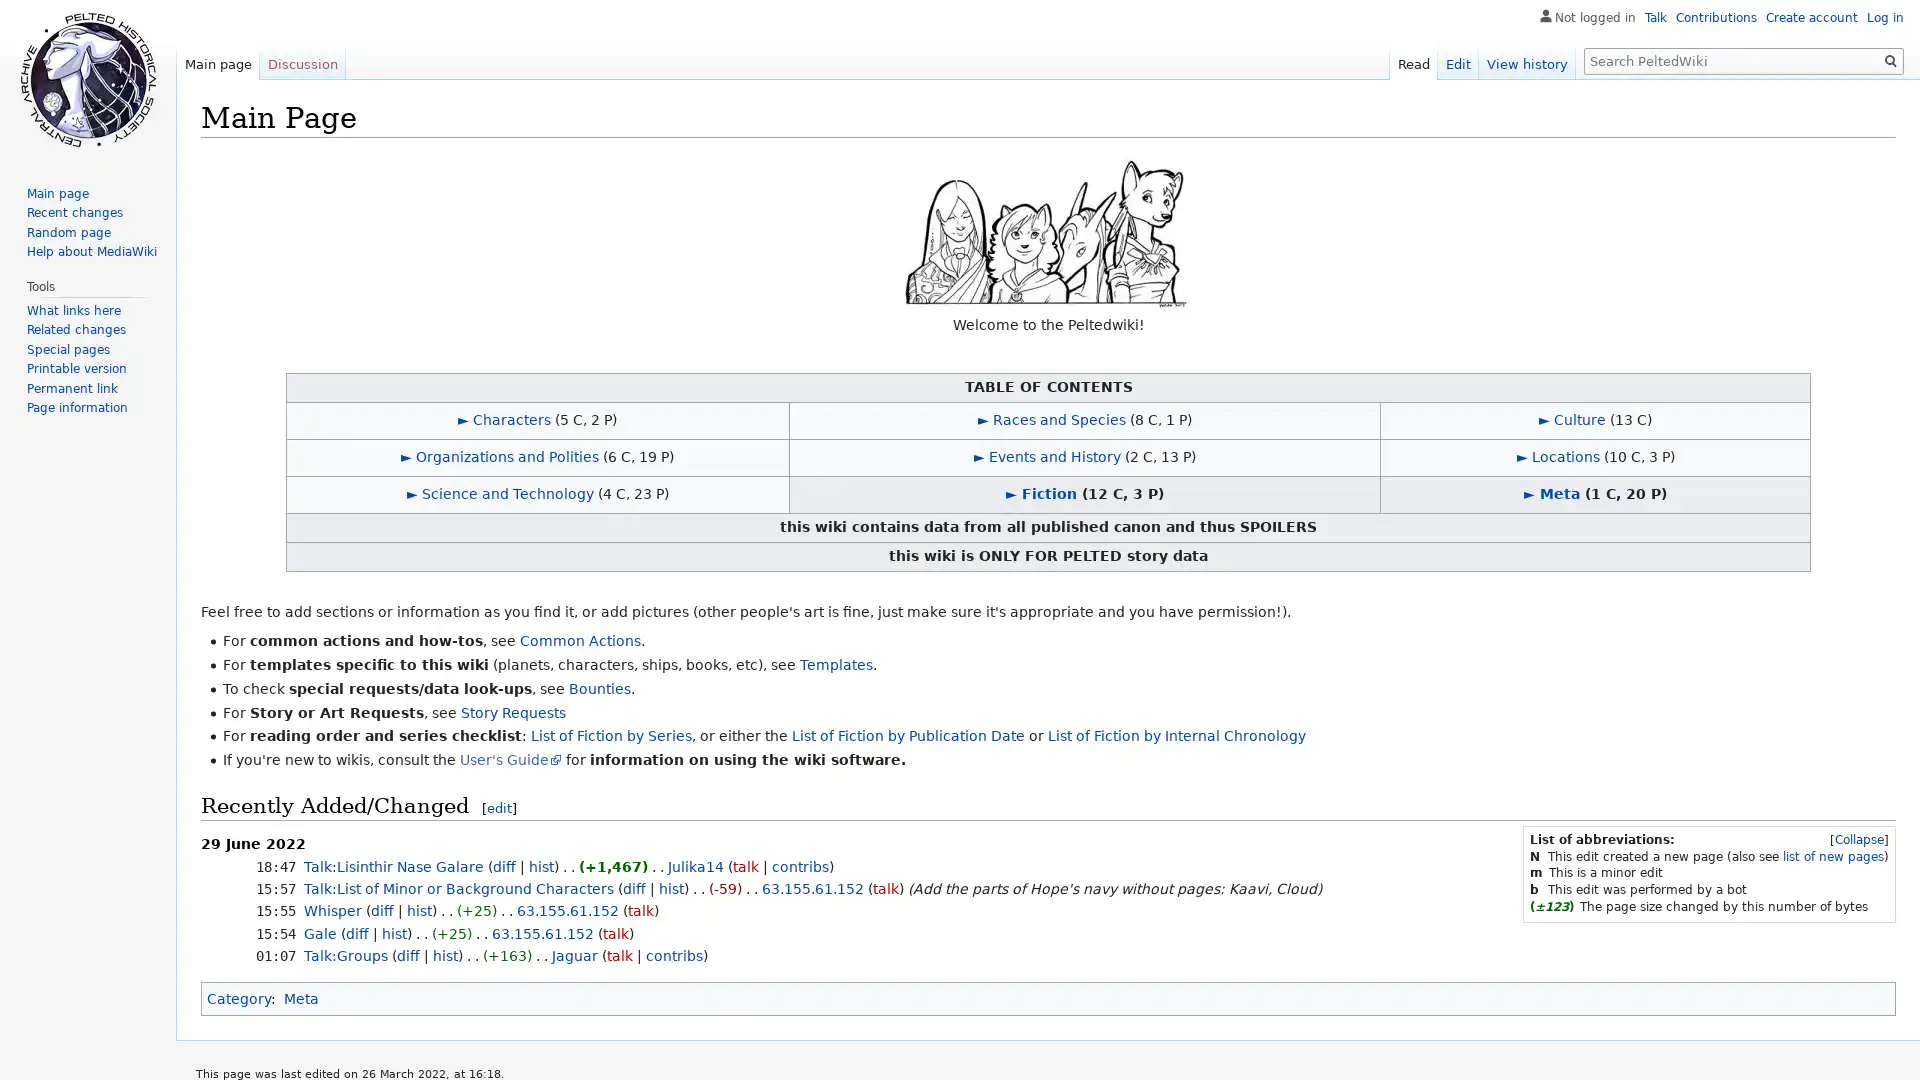 The width and height of the screenshot is (1920, 1080). What do you see at coordinates (1858, 840) in the screenshot?
I see `[Collapse]` at bounding box center [1858, 840].